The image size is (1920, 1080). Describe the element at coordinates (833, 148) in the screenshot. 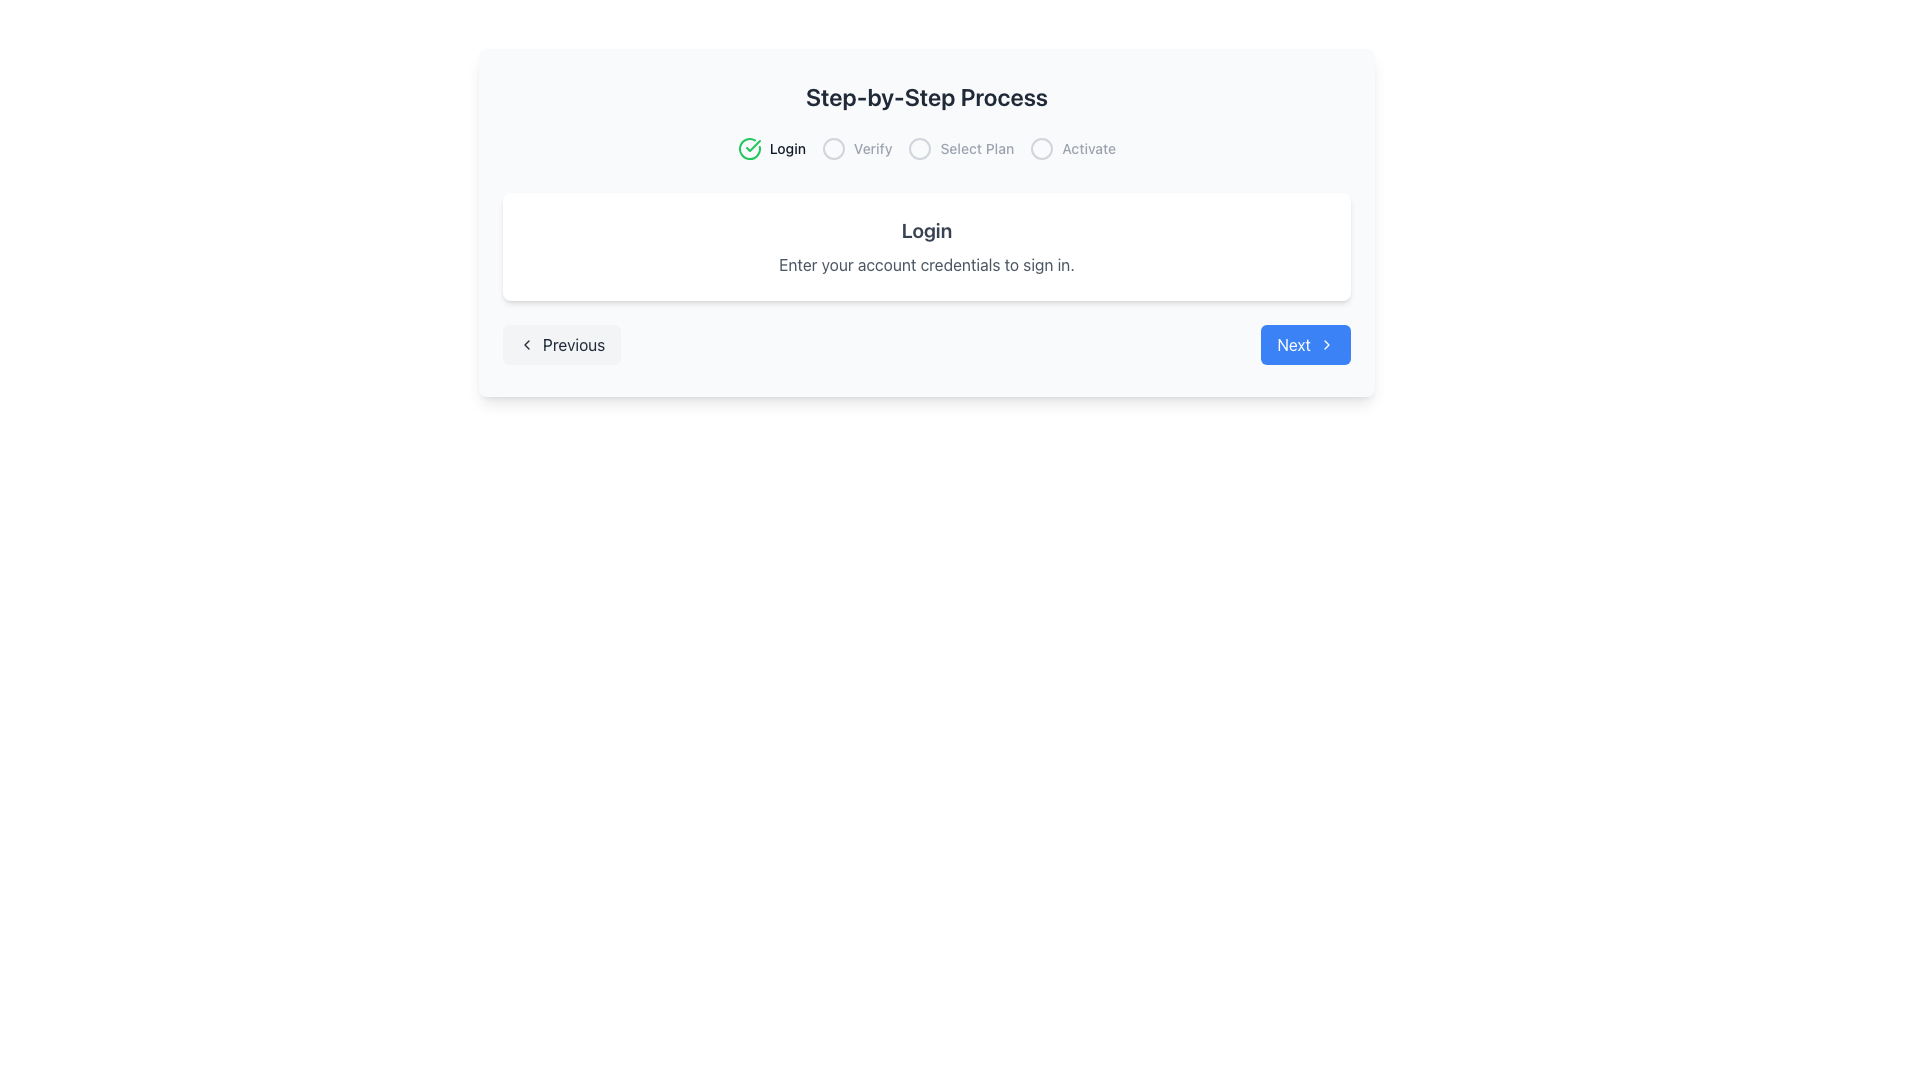

I see `the state or styling of the first SVG circle element in the progress bar associated with the second step labeled 'Verify'` at that location.